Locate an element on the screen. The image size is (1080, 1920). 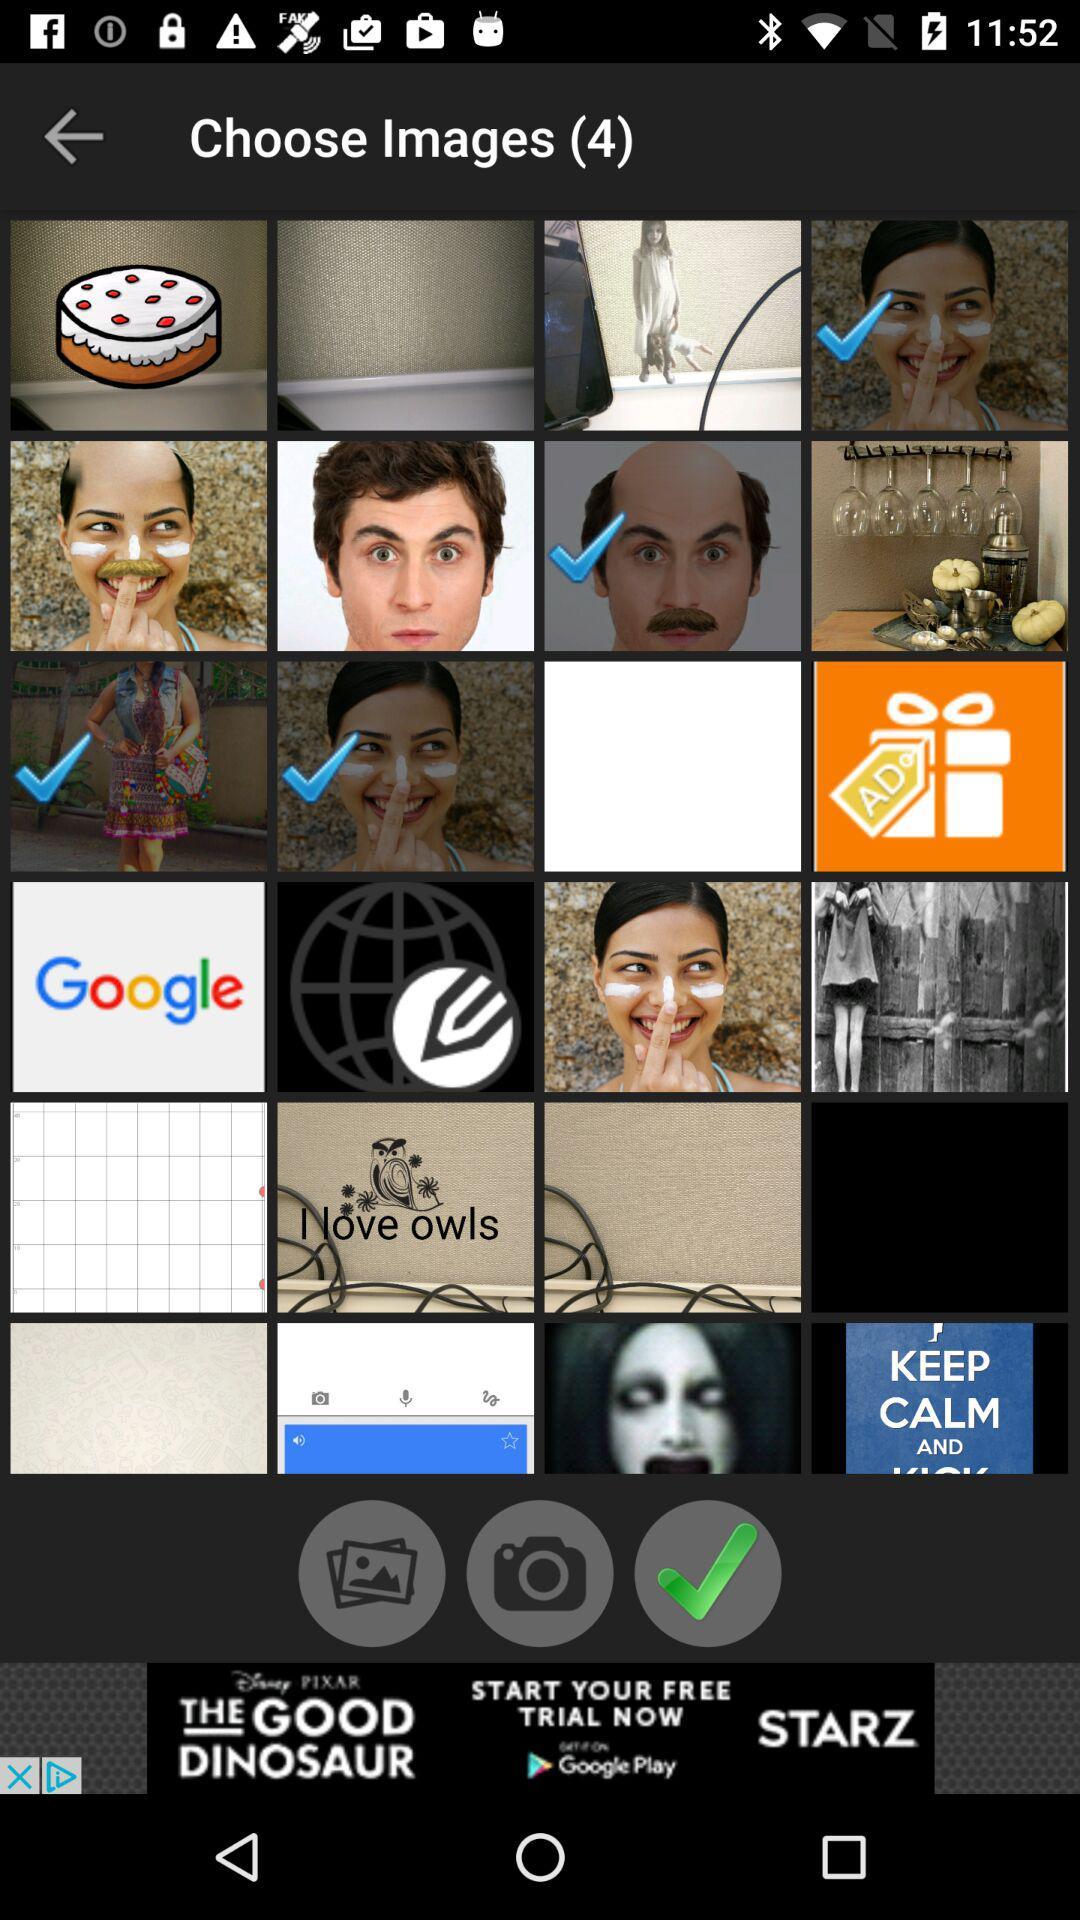
return to previous is located at coordinates (72, 135).